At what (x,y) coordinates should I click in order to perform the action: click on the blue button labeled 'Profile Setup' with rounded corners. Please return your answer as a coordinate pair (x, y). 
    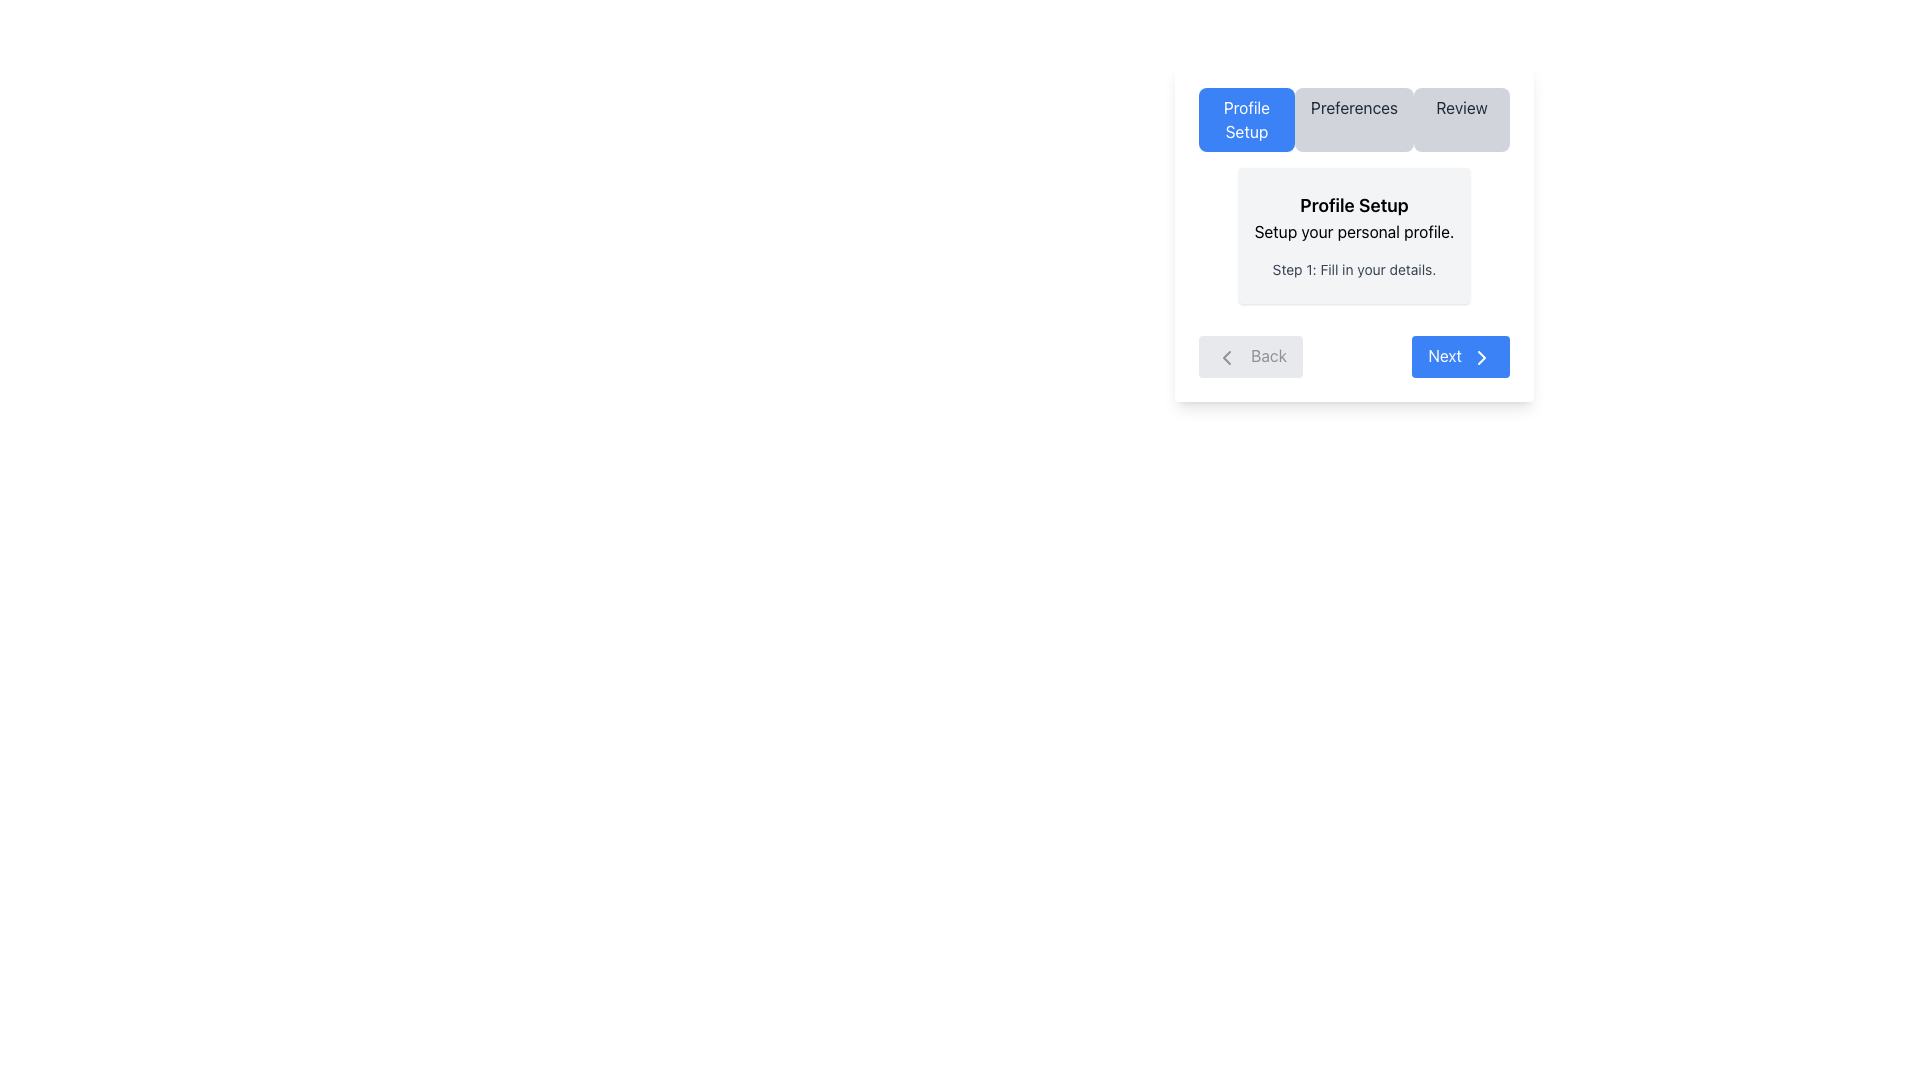
    Looking at the image, I should click on (1246, 119).